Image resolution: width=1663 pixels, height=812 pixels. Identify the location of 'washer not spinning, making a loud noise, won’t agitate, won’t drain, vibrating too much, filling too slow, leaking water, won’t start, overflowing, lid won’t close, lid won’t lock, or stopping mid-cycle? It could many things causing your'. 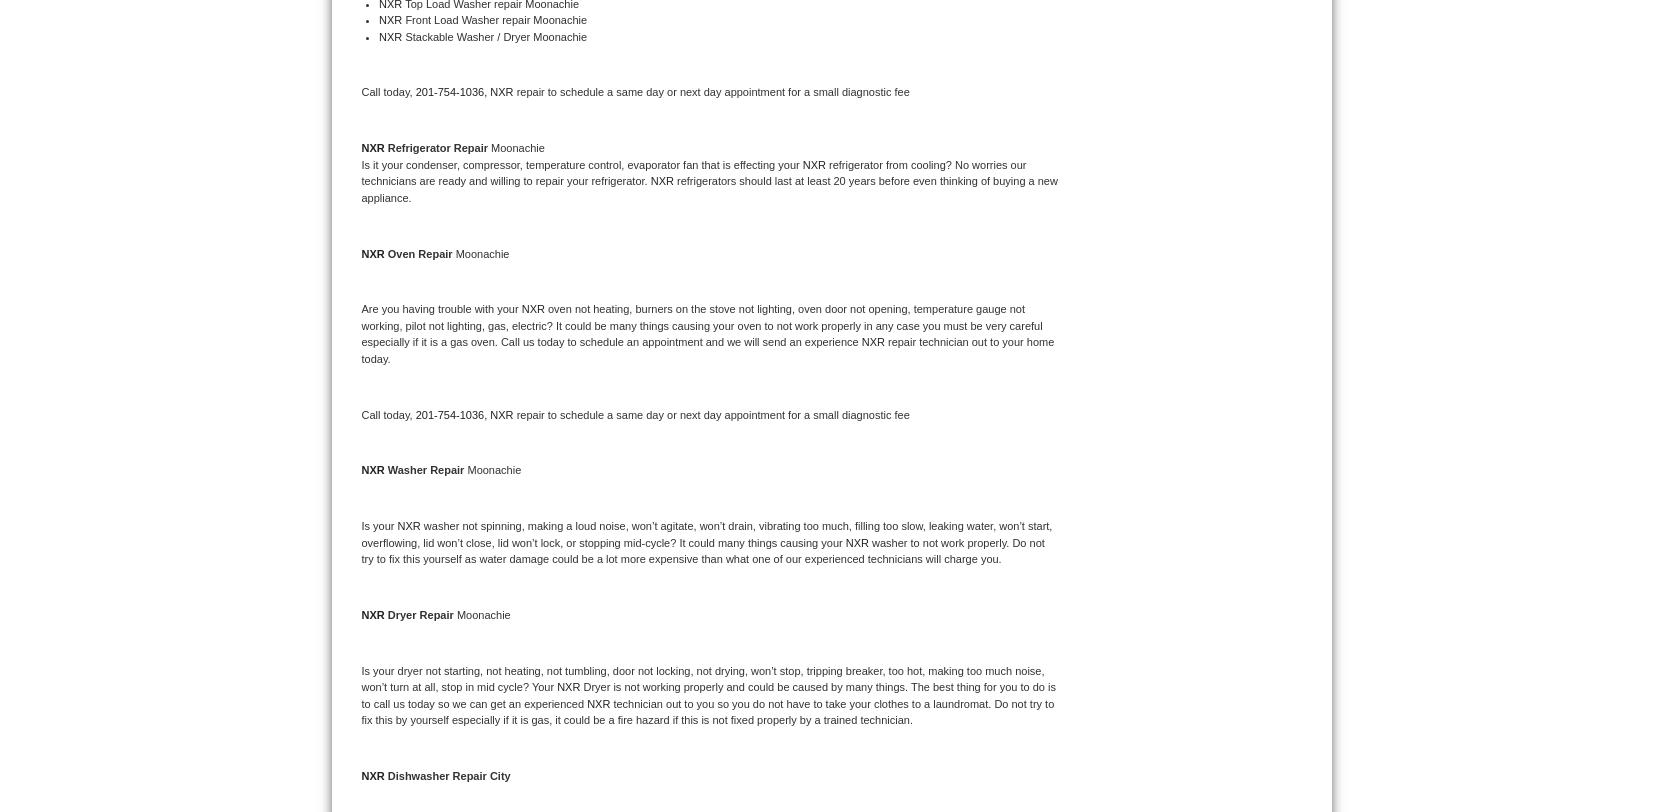
(707, 533).